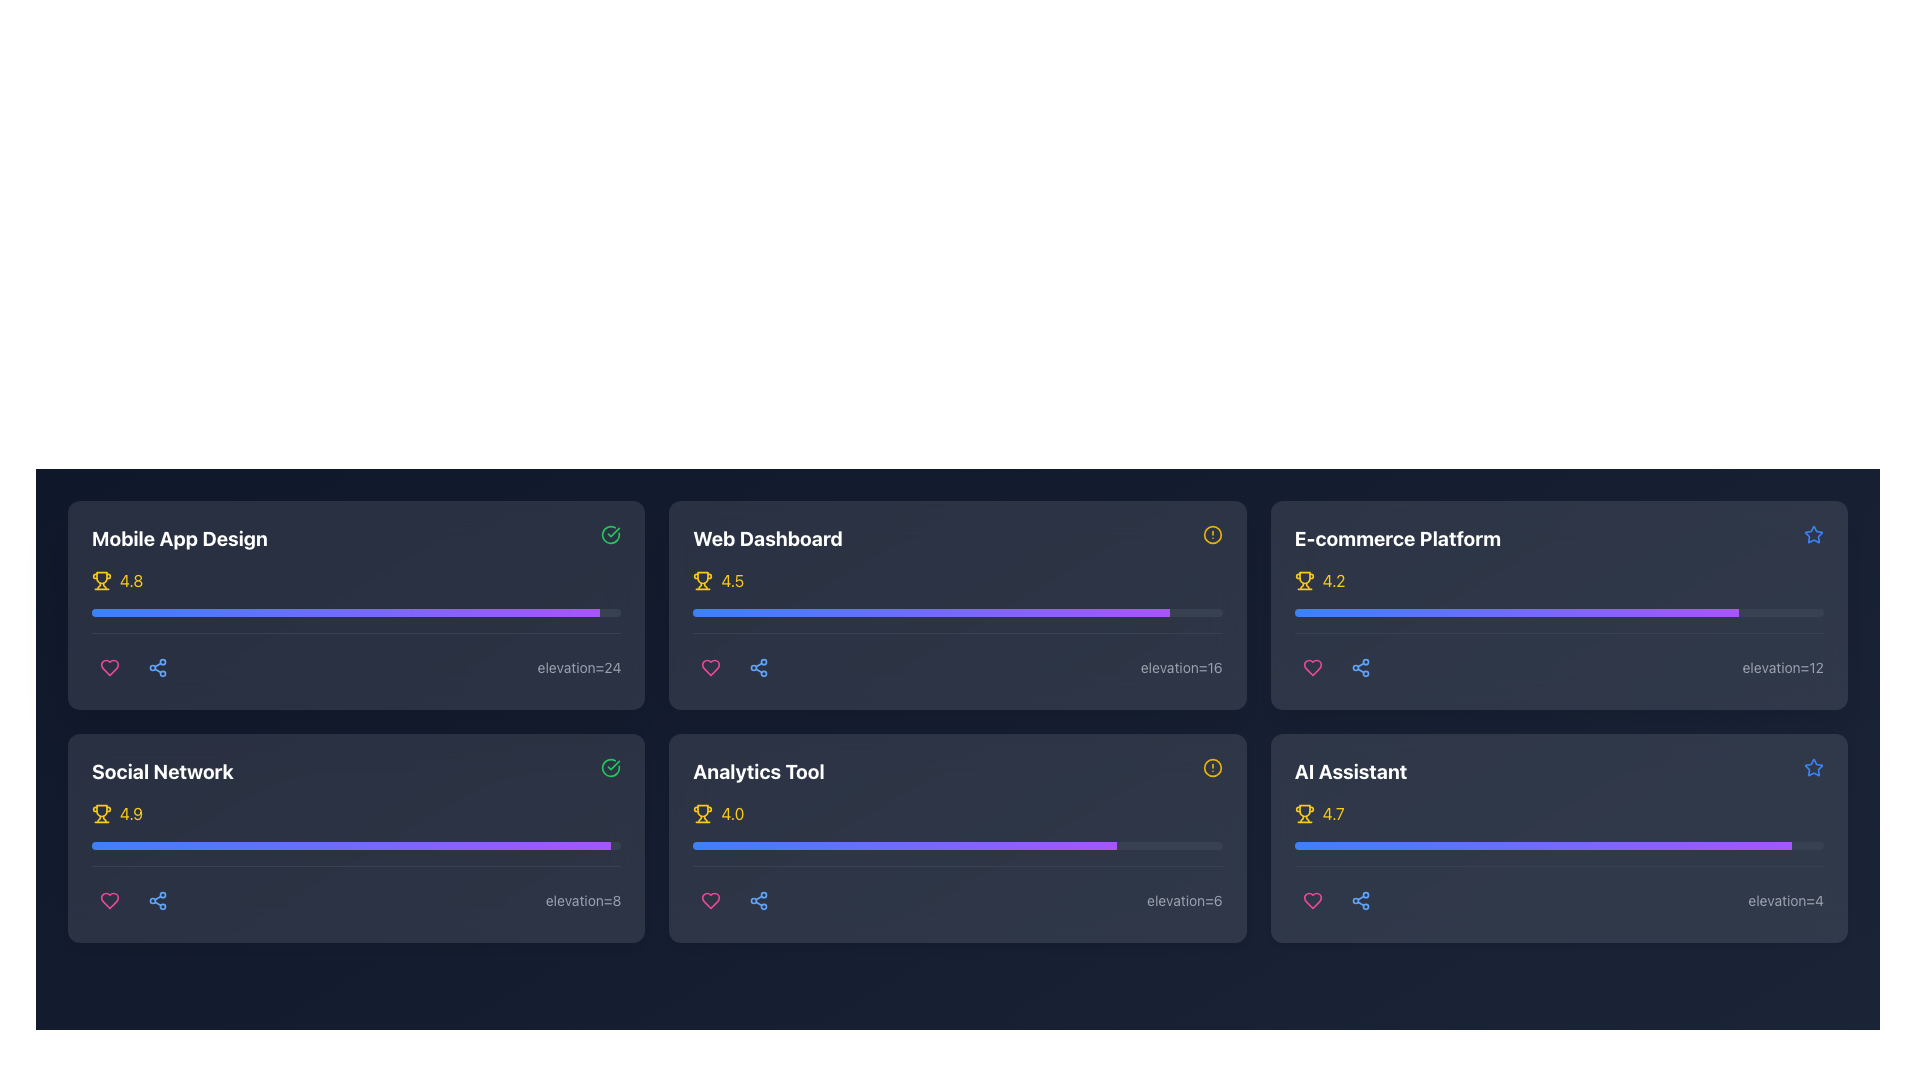  What do you see at coordinates (109, 901) in the screenshot?
I see `the button with a heart-shaped icon that allows users to mark content as liked or favorited` at bounding box center [109, 901].